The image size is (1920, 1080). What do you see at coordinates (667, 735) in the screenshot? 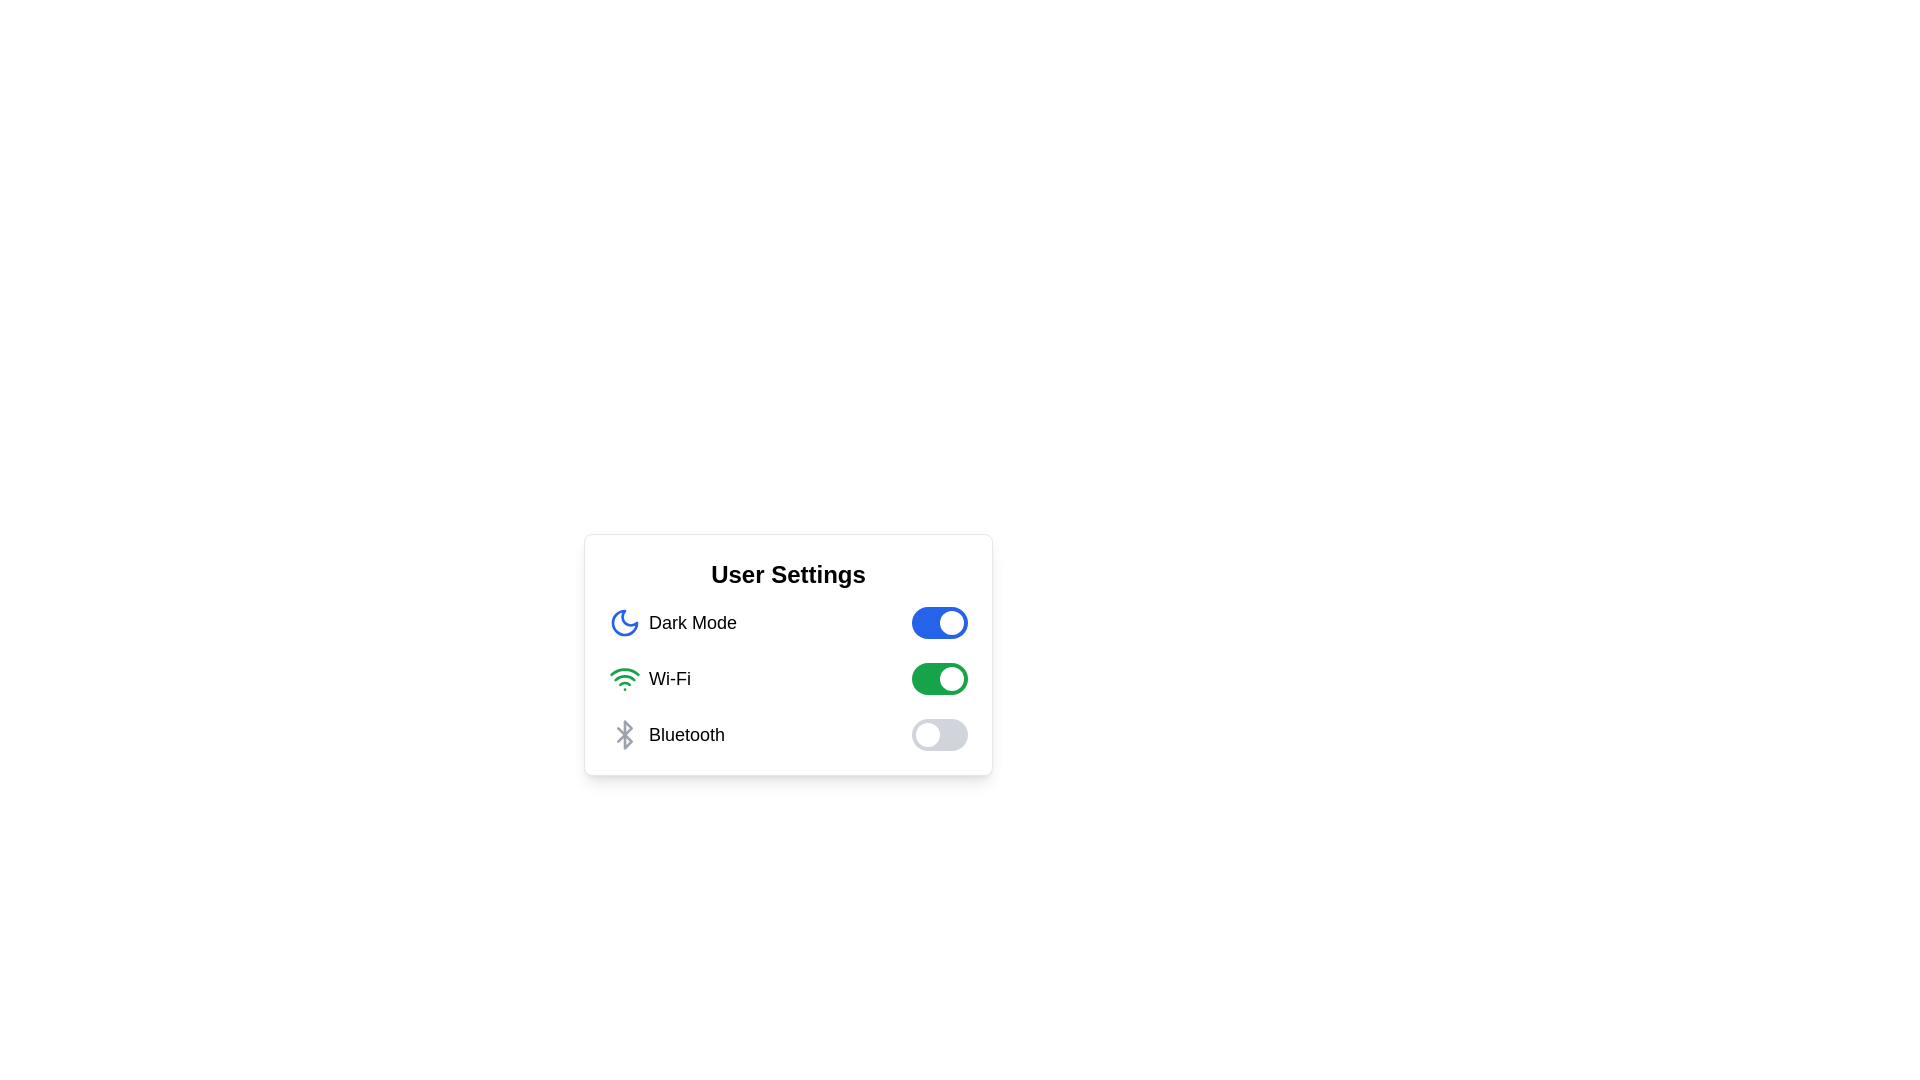
I see `the Bluetooth setting label in the User Settings interface, located in the bottom-left portion of the panel, which is the last row beneath Wi-Fi` at bounding box center [667, 735].